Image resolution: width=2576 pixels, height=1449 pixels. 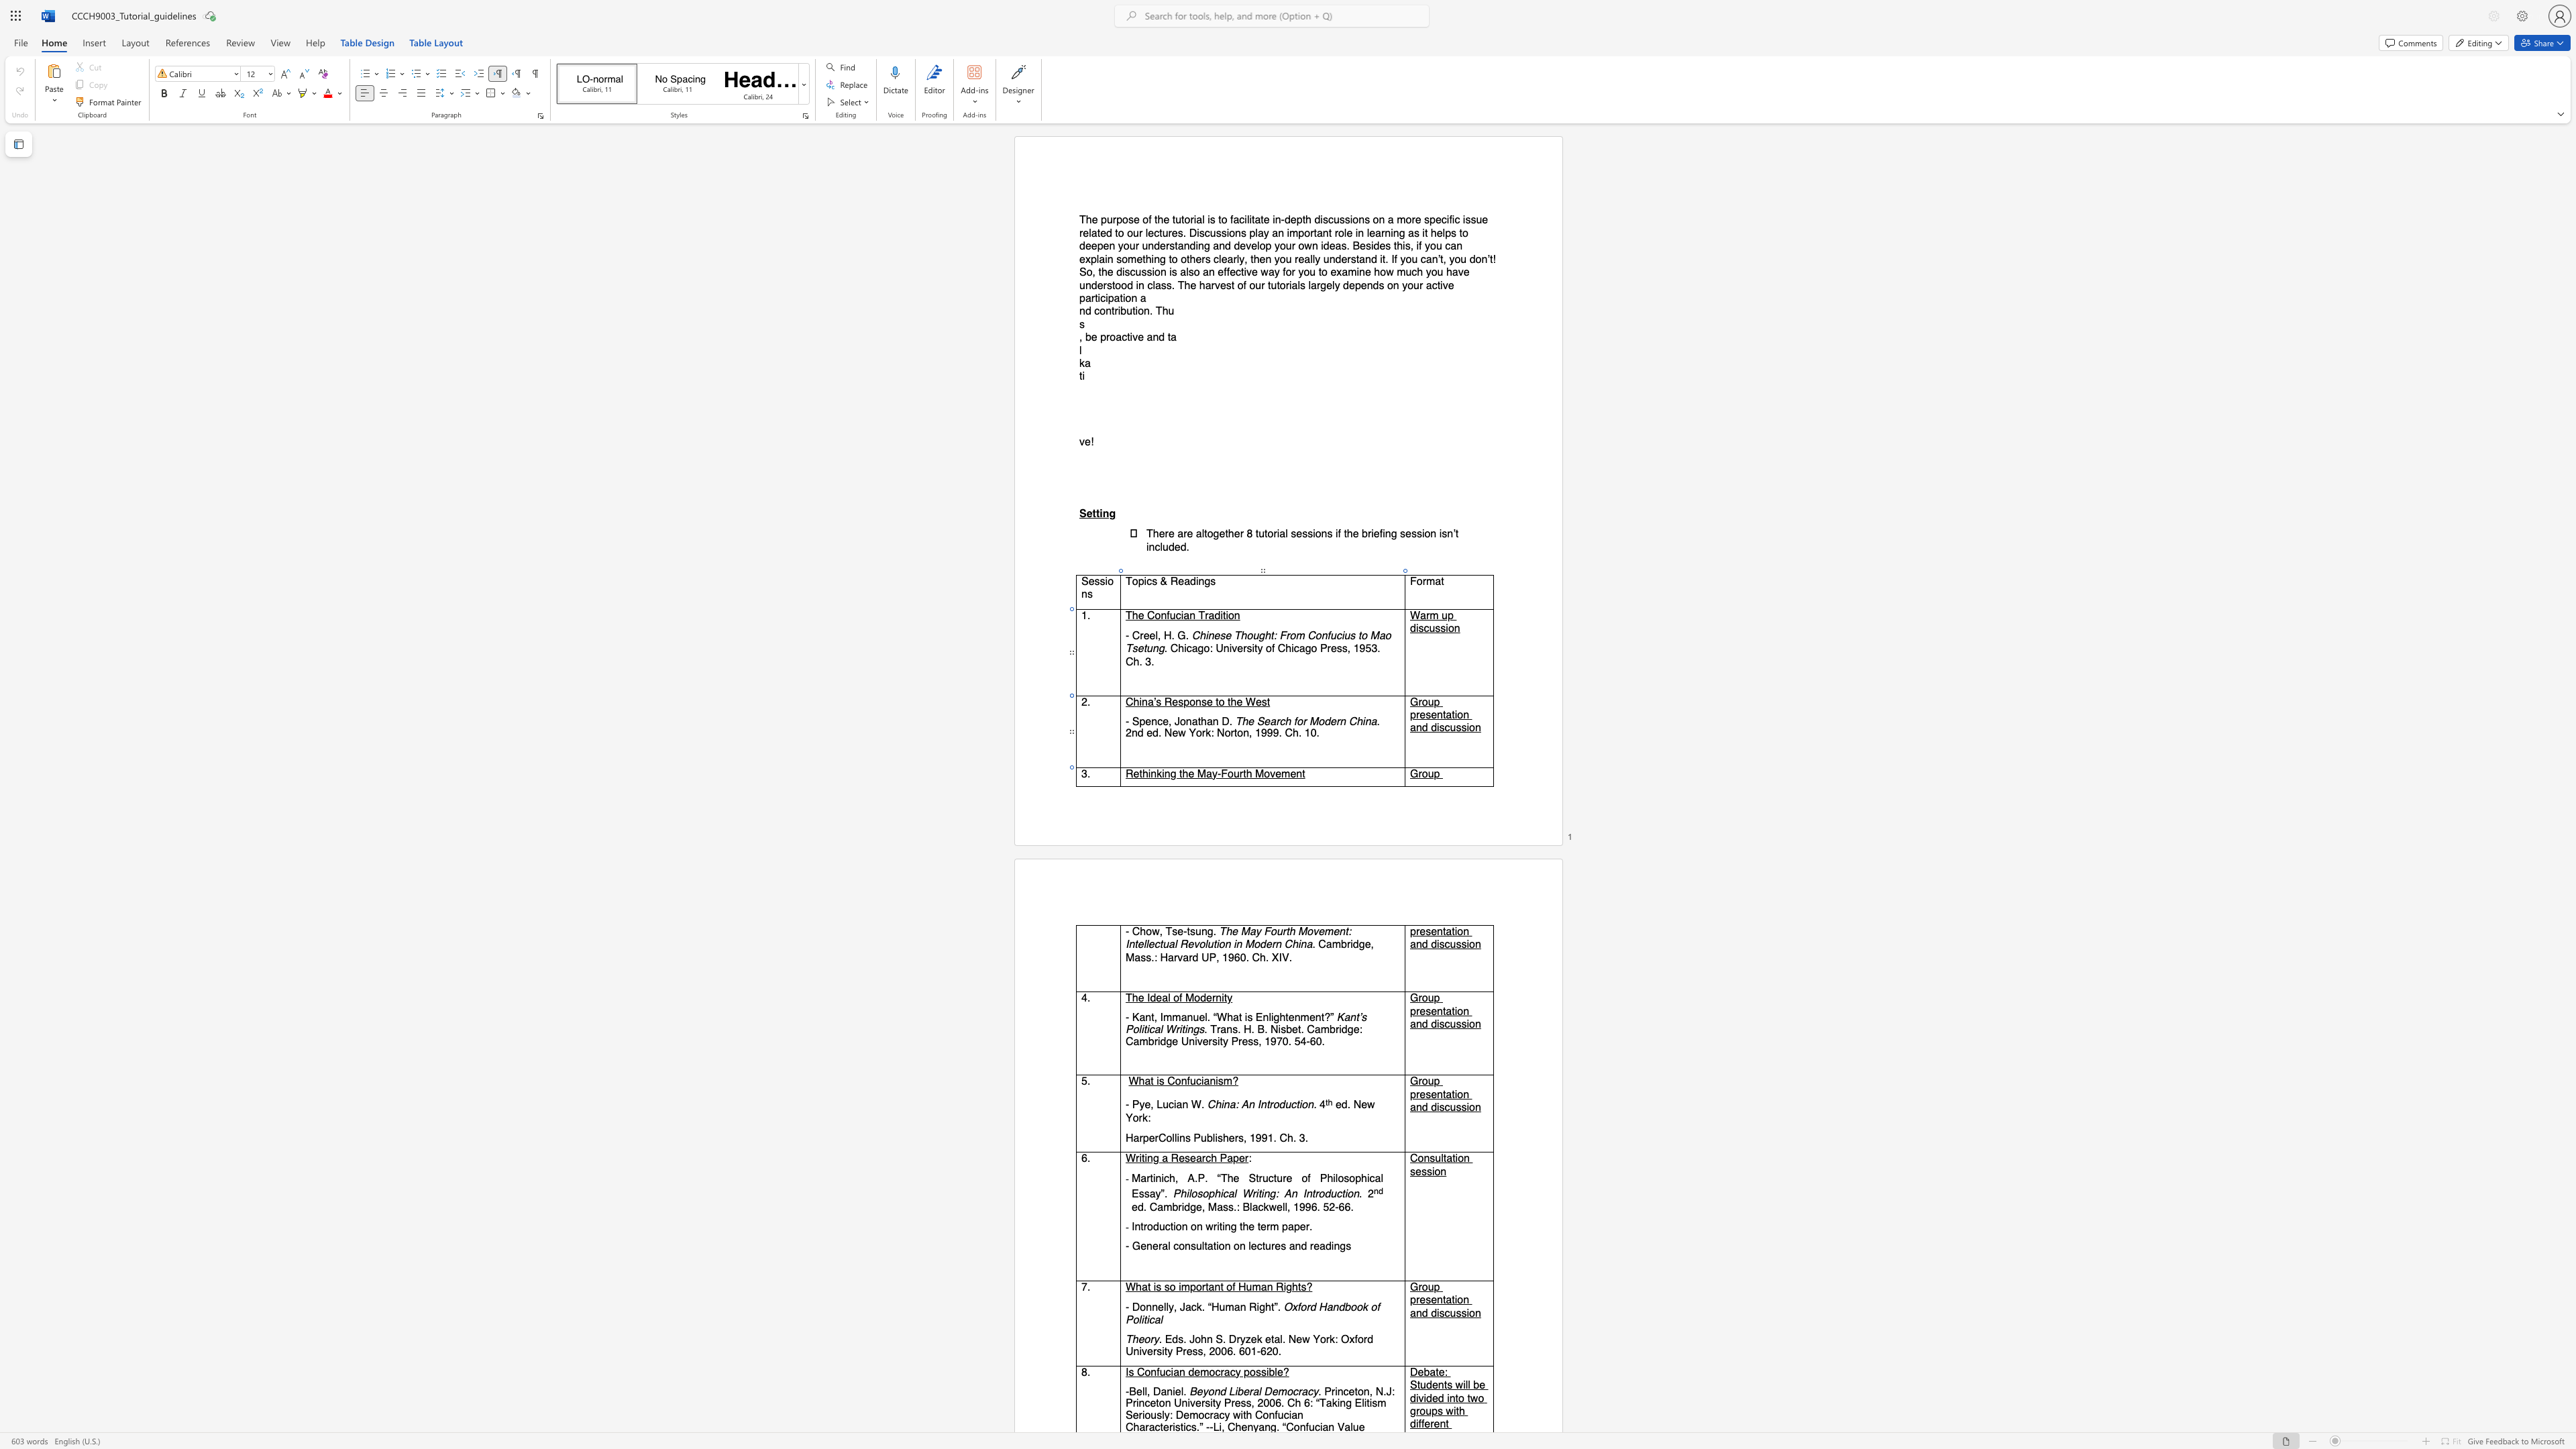 I want to click on the 2th character "u" in the text, so click(x=1452, y=727).